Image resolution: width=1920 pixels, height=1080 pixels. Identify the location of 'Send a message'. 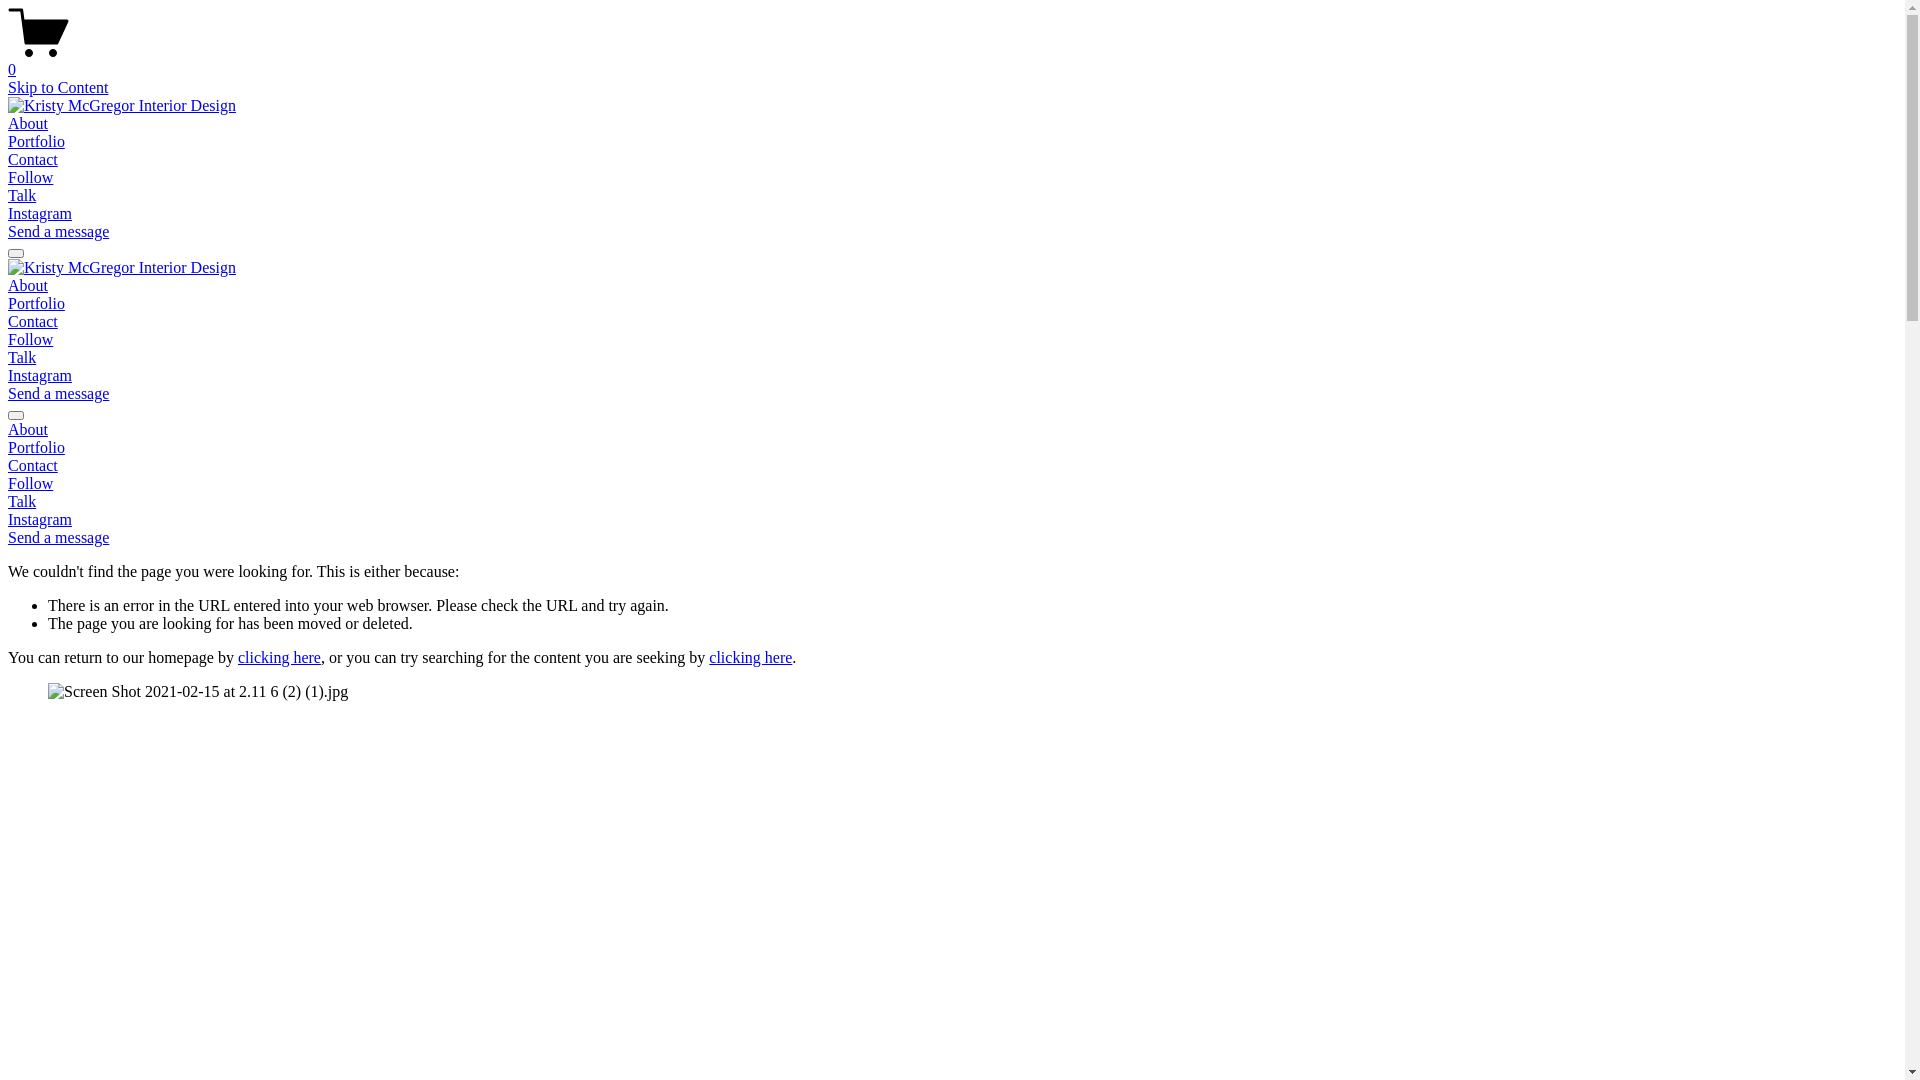
(58, 230).